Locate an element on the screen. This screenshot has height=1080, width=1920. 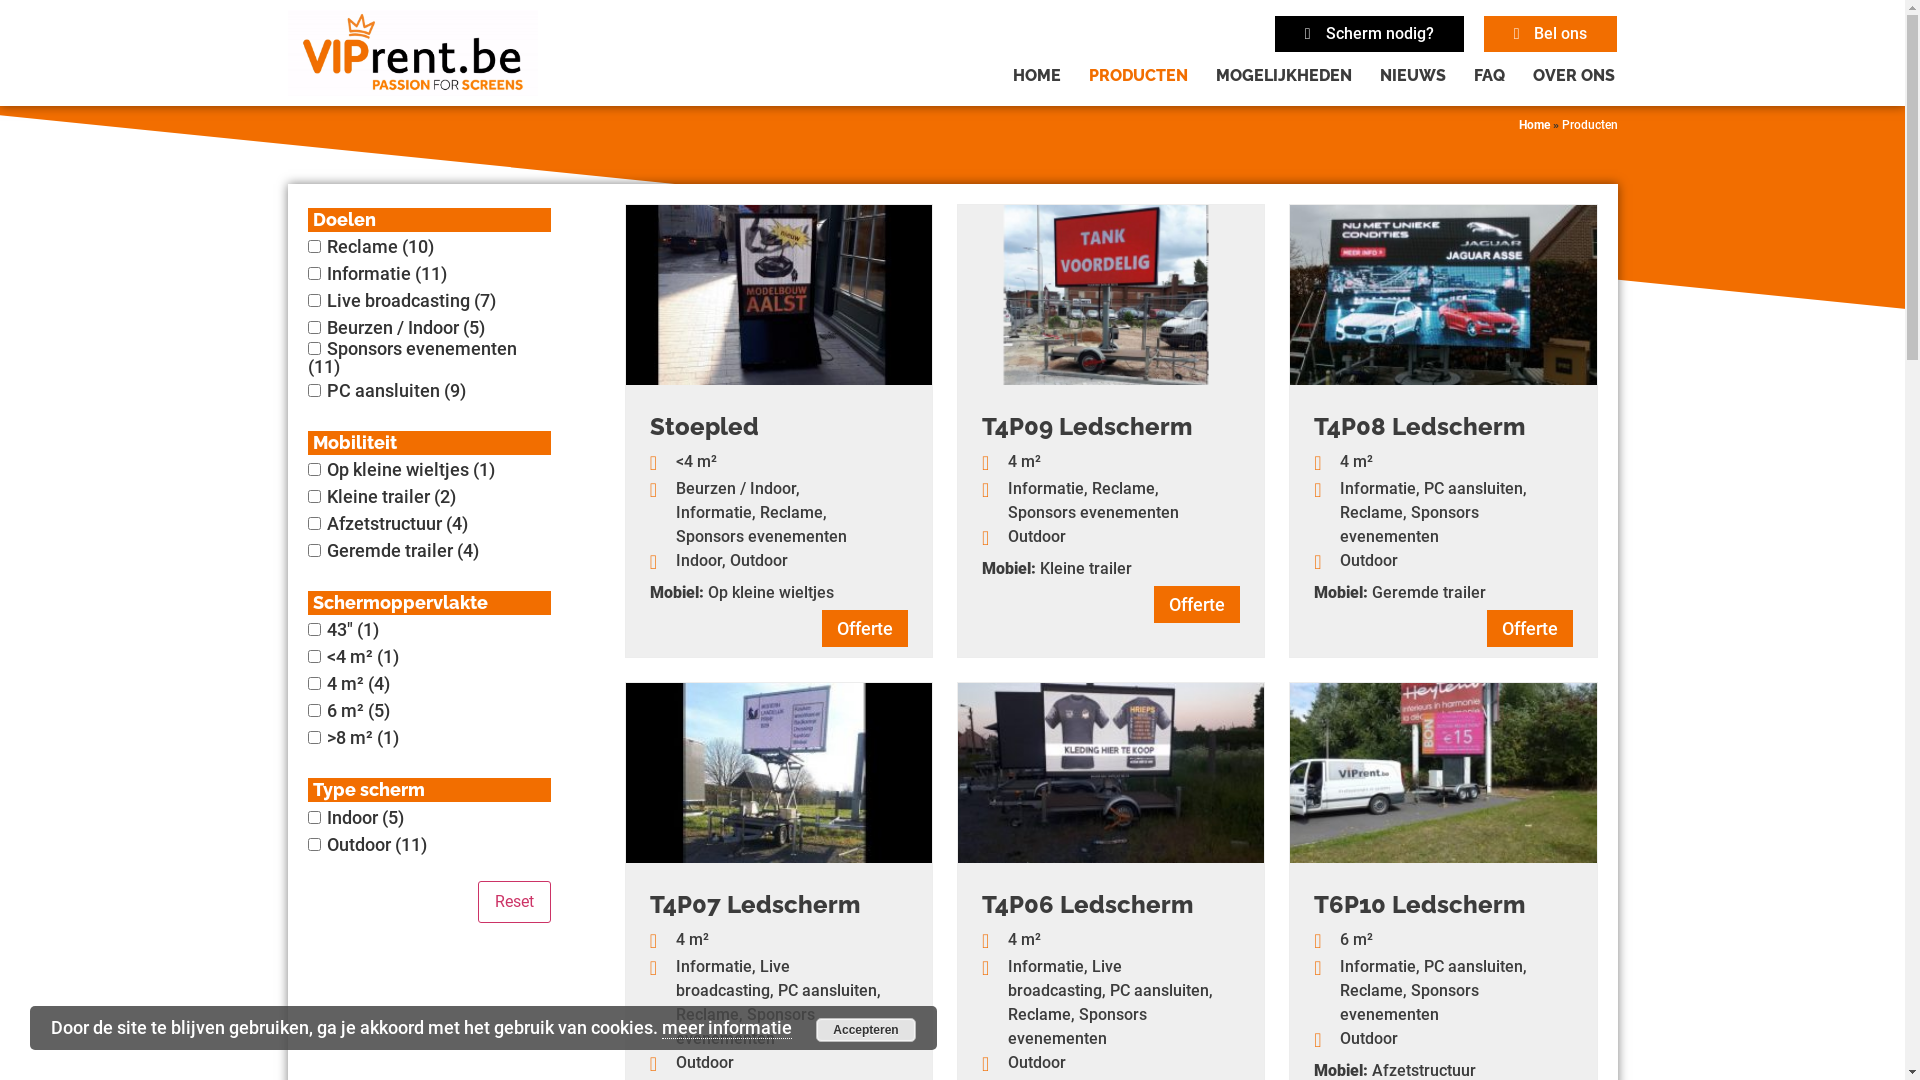
'Bel ons' is located at coordinates (1549, 34).